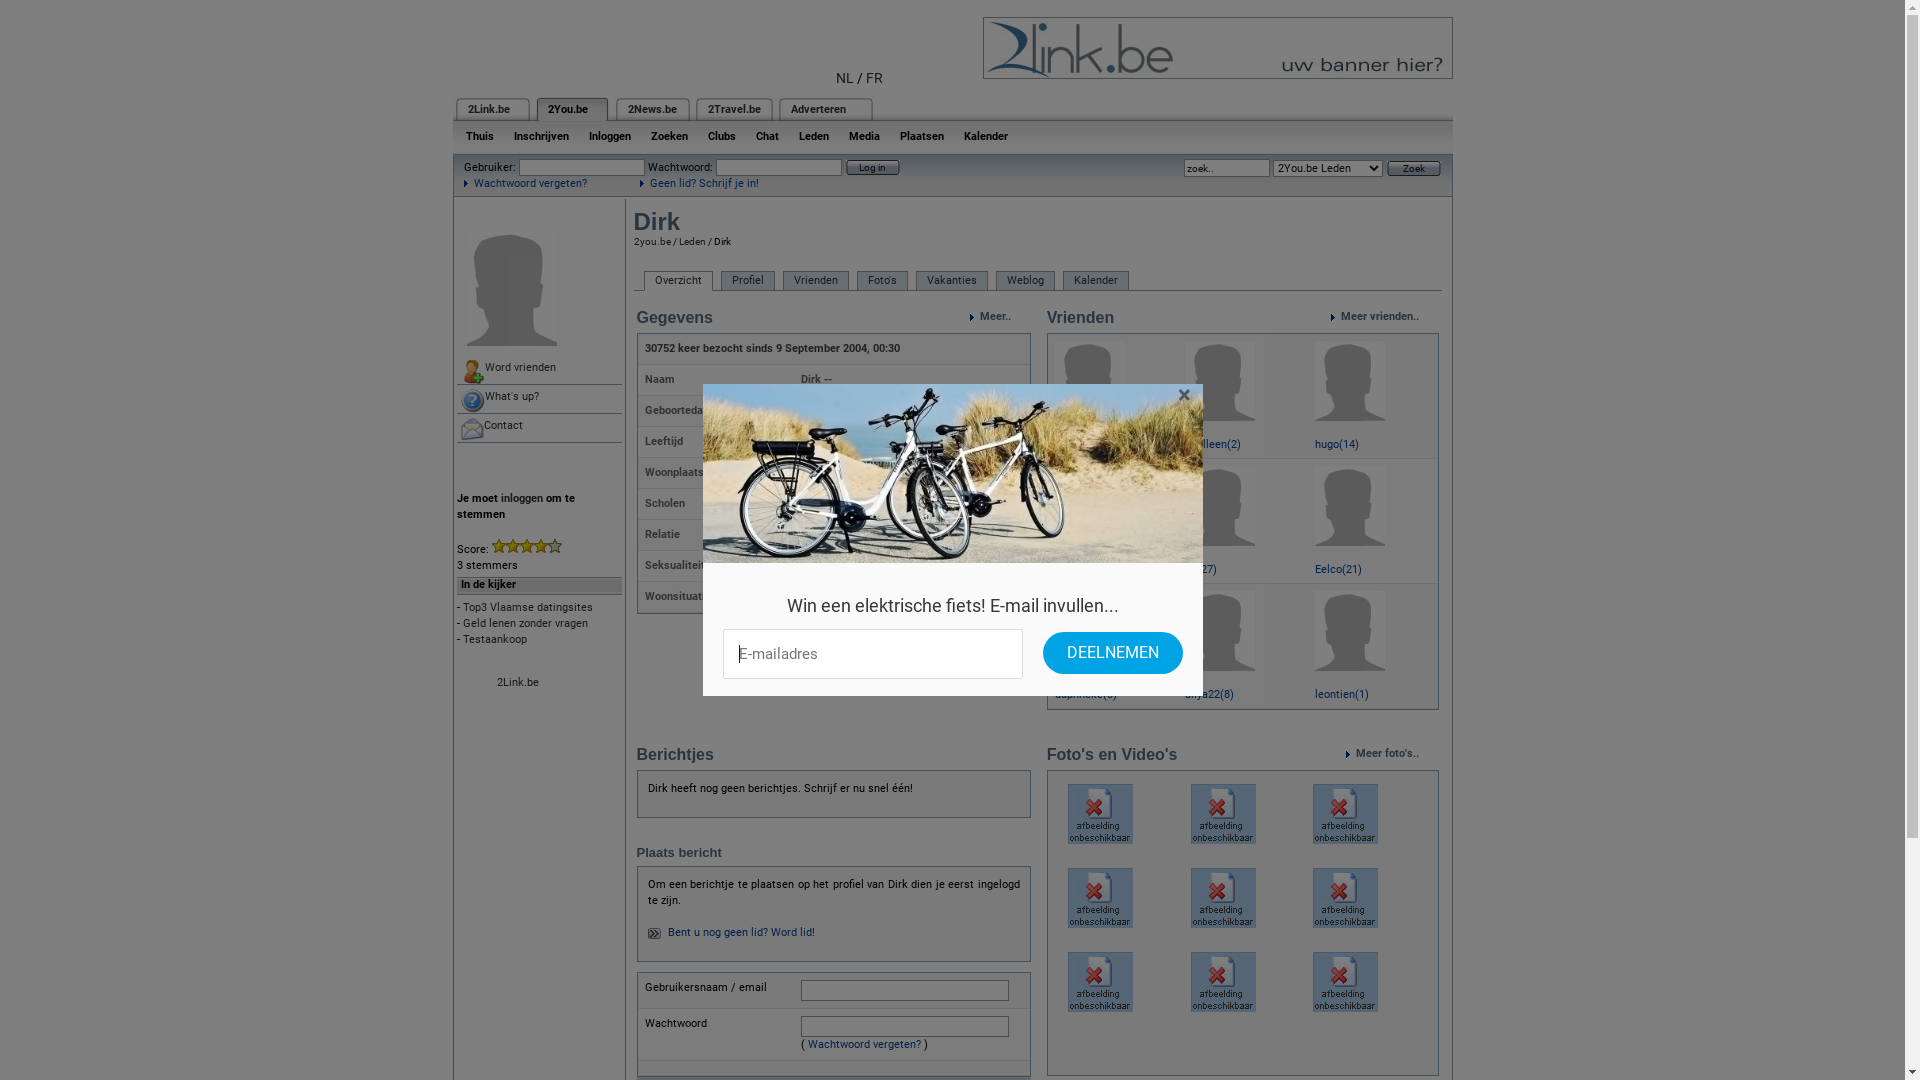 This screenshot has width=1920, height=1080. What do you see at coordinates (1000, 315) in the screenshot?
I see `'Meer..'` at bounding box center [1000, 315].